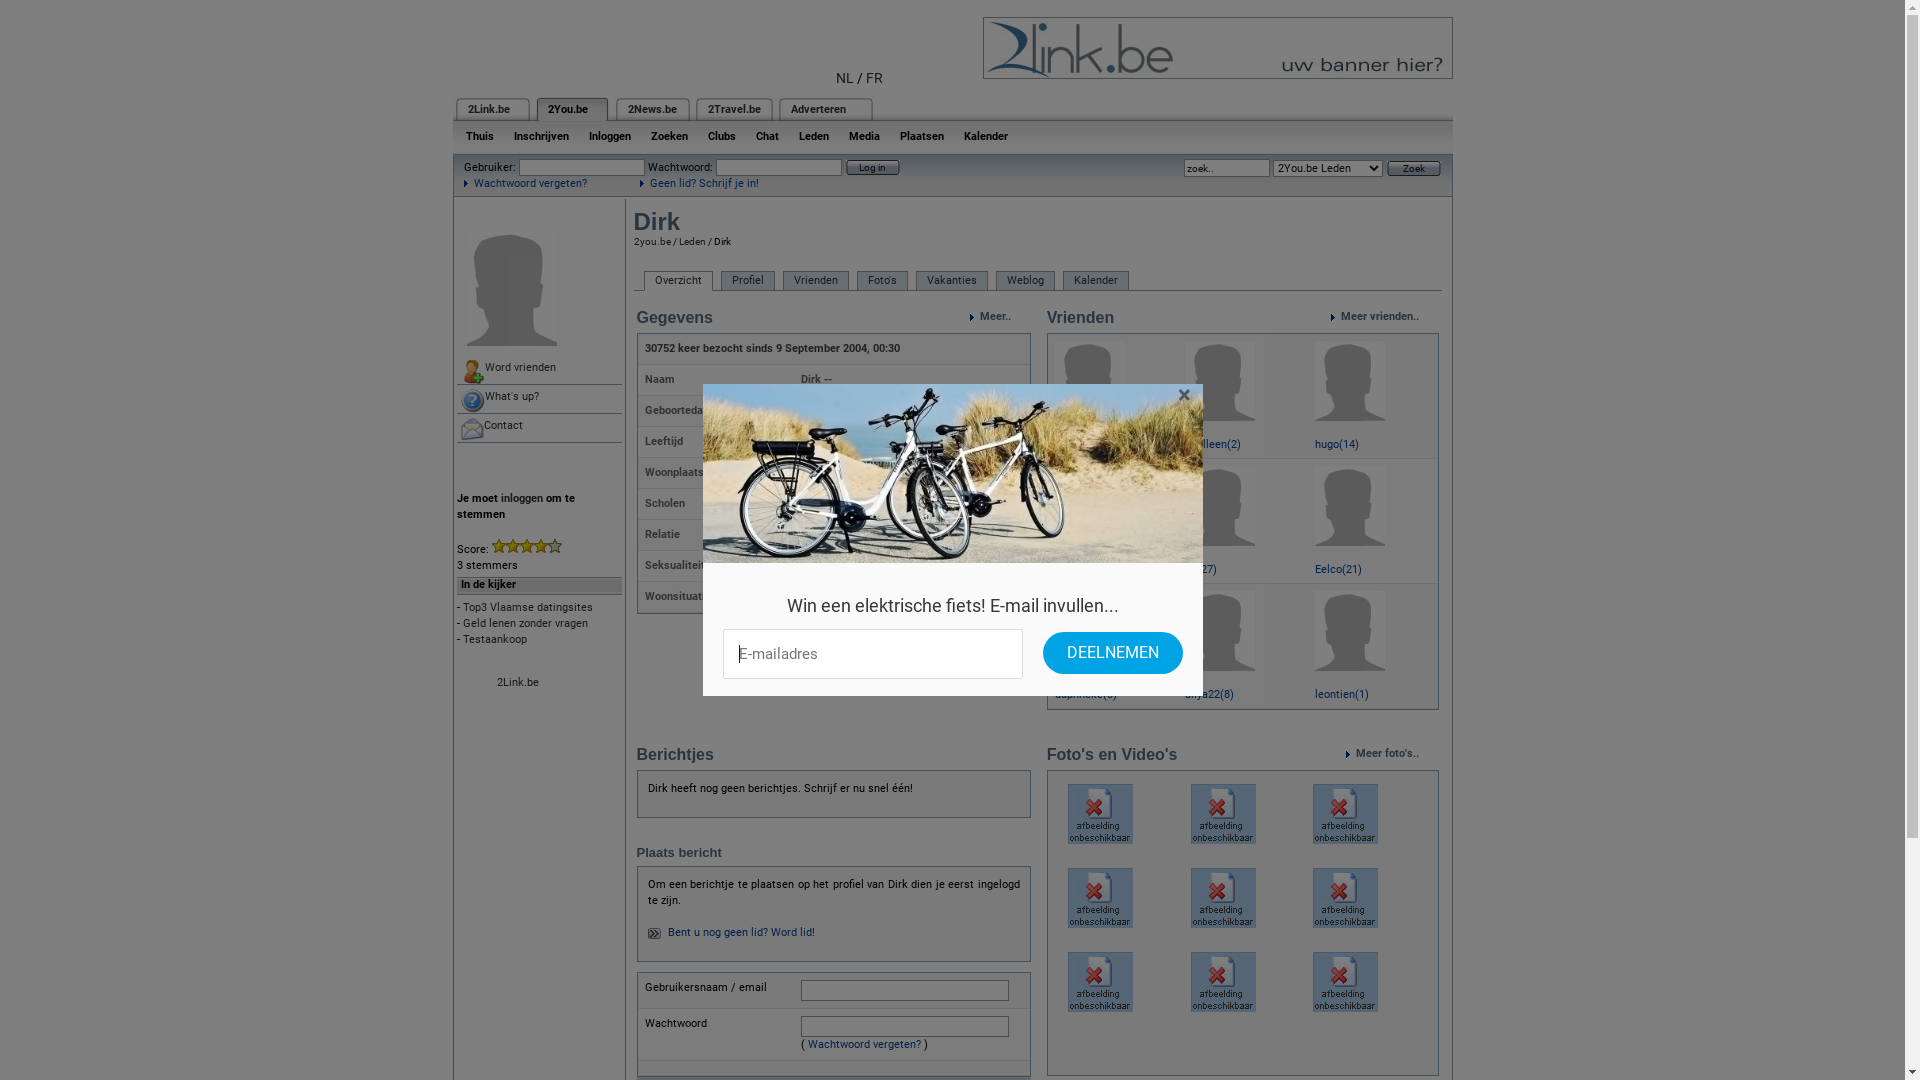 This screenshot has width=1920, height=1080. What do you see at coordinates (1000, 315) in the screenshot?
I see `'Meer..'` at bounding box center [1000, 315].